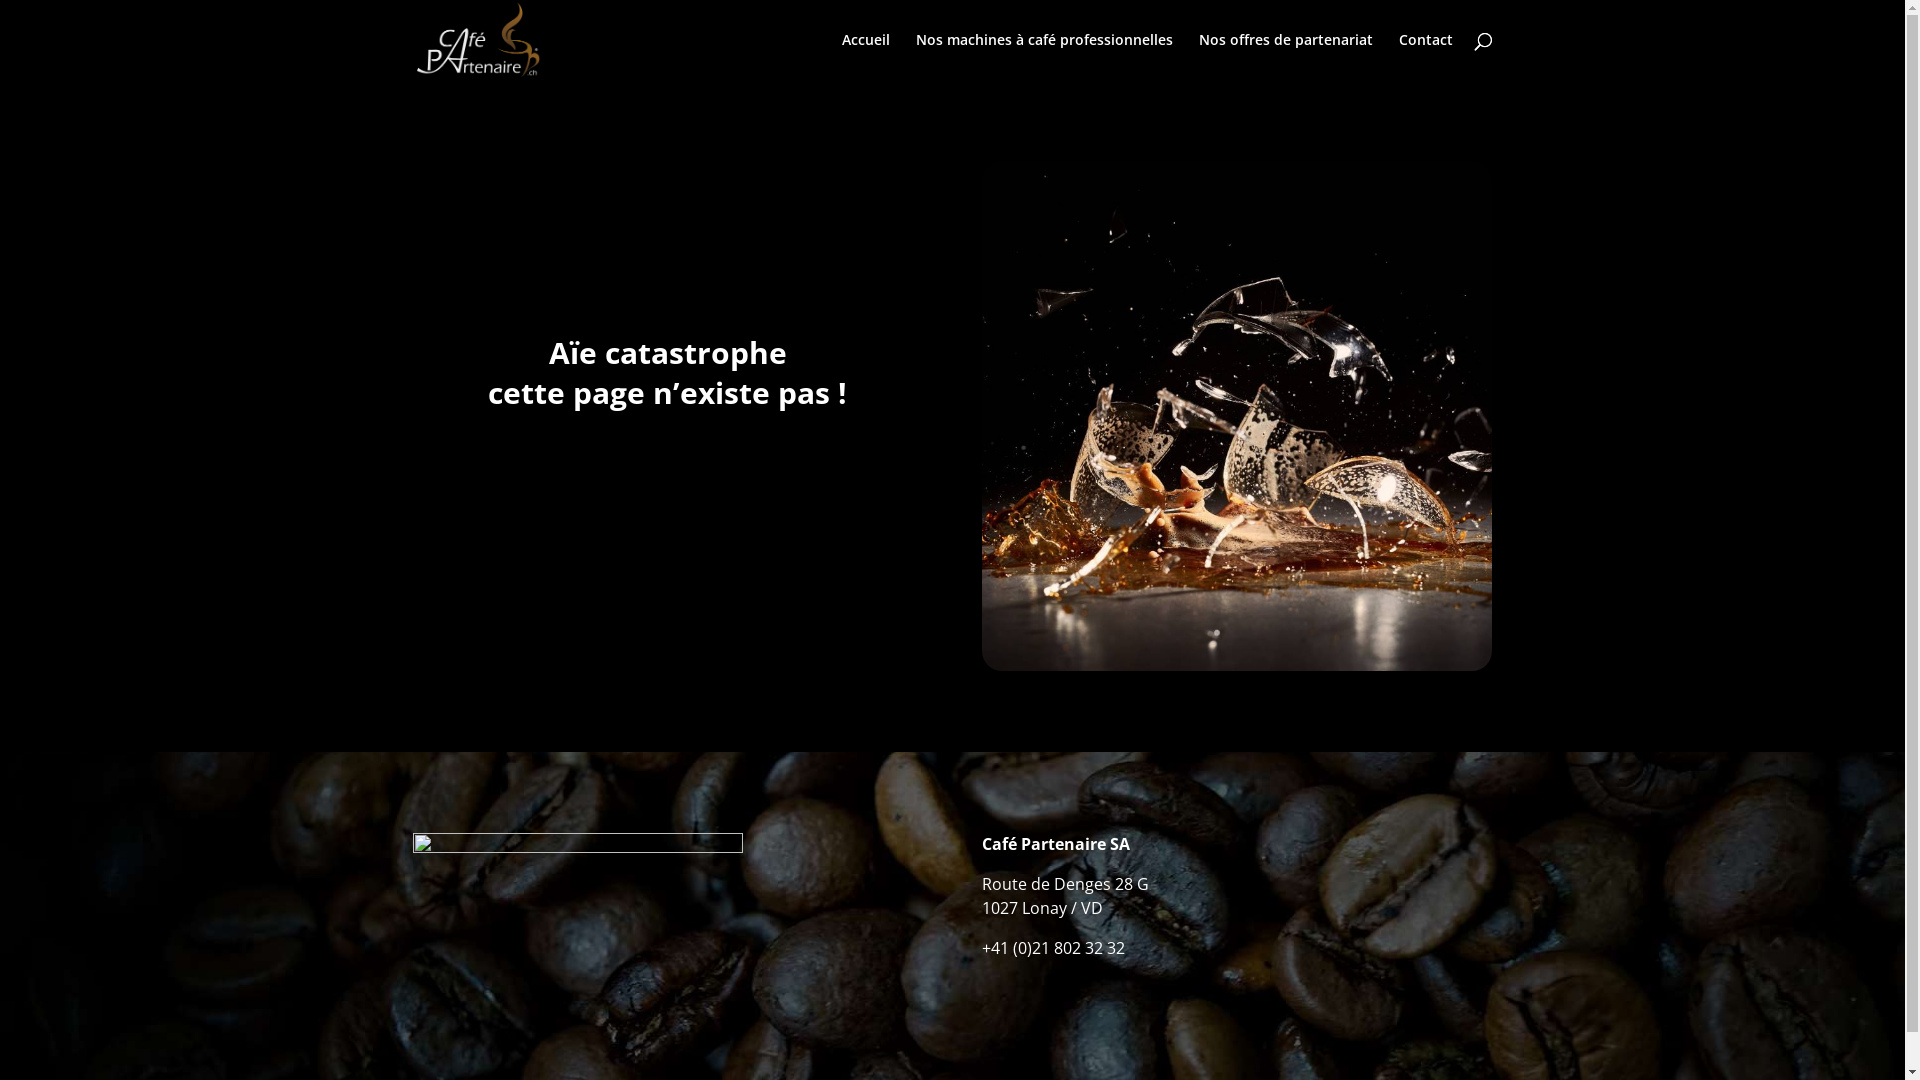 The height and width of the screenshot is (1080, 1920). What do you see at coordinates (1424, 55) in the screenshot?
I see `'Contact'` at bounding box center [1424, 55].